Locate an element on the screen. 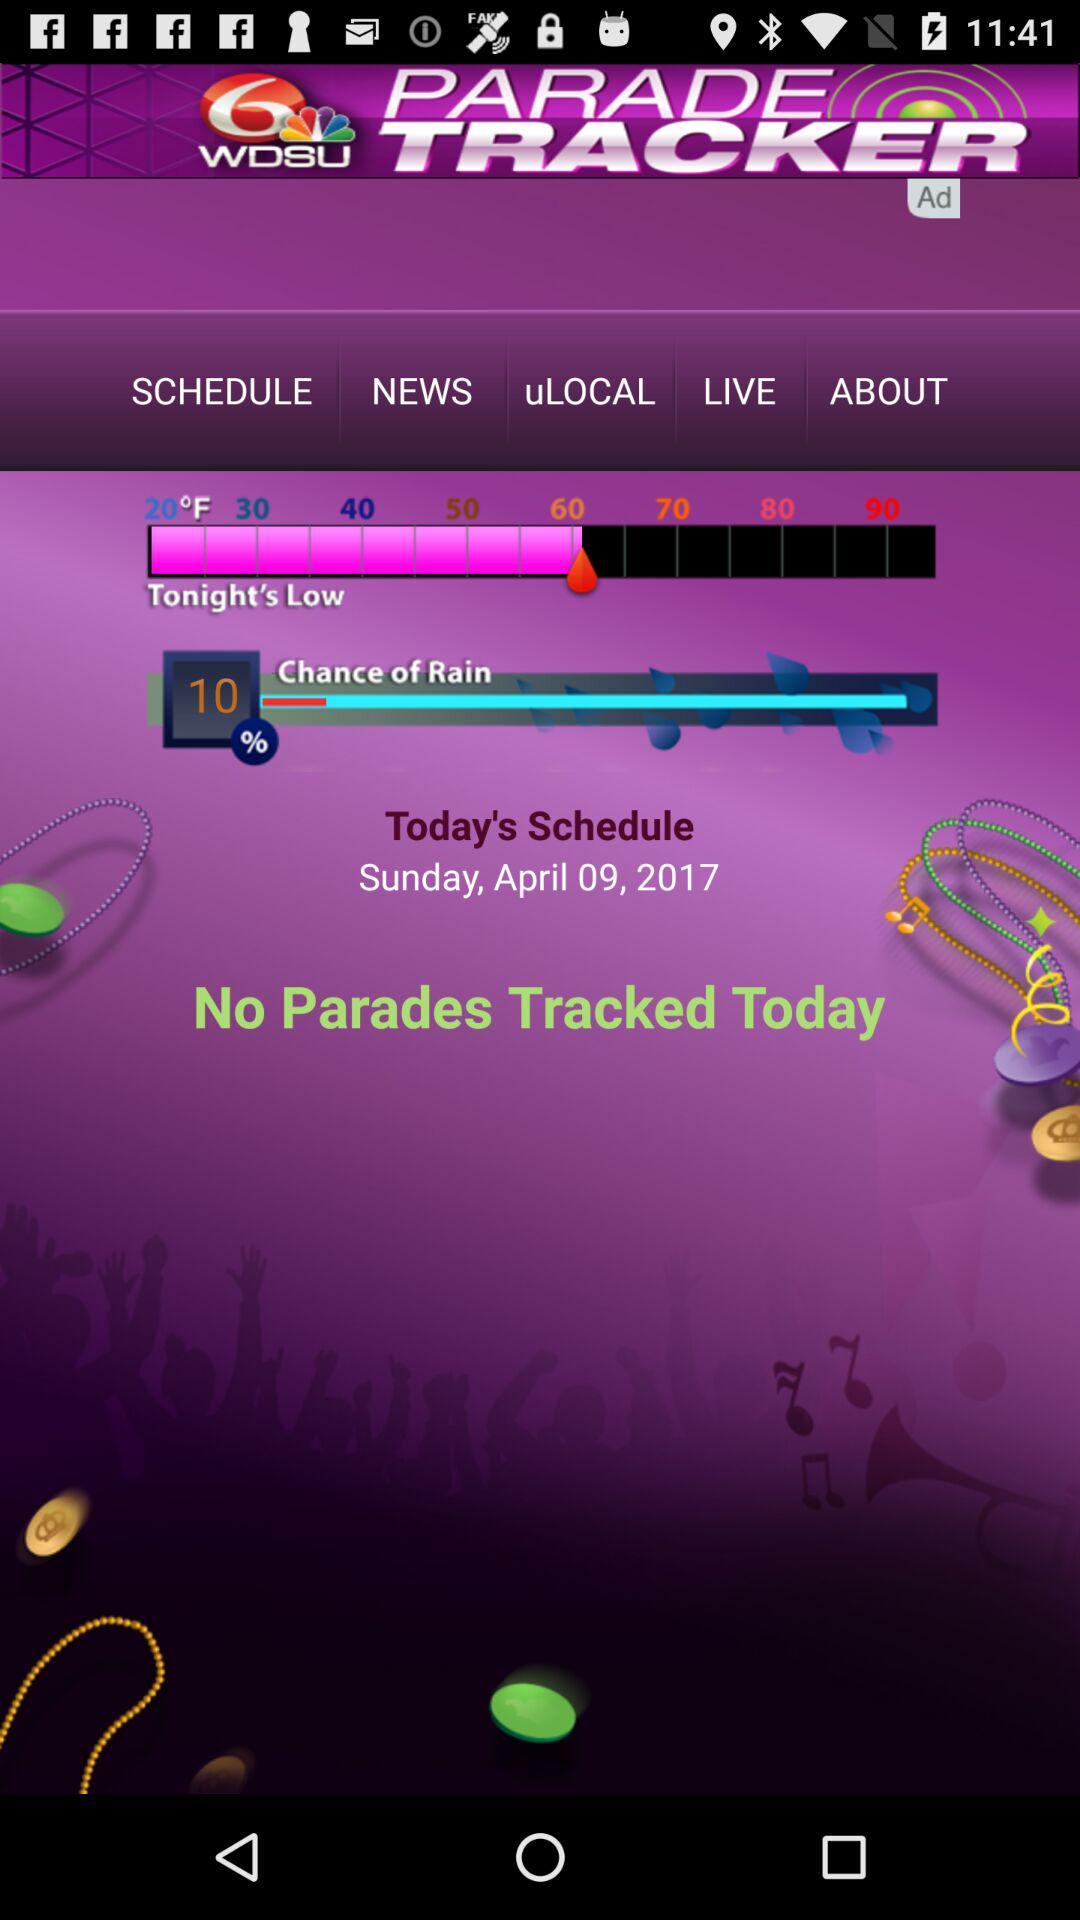 Image resolution: width=1080 pixels, height=1920 pixels. the text which is just beside news is located at coordinates (589, 389).